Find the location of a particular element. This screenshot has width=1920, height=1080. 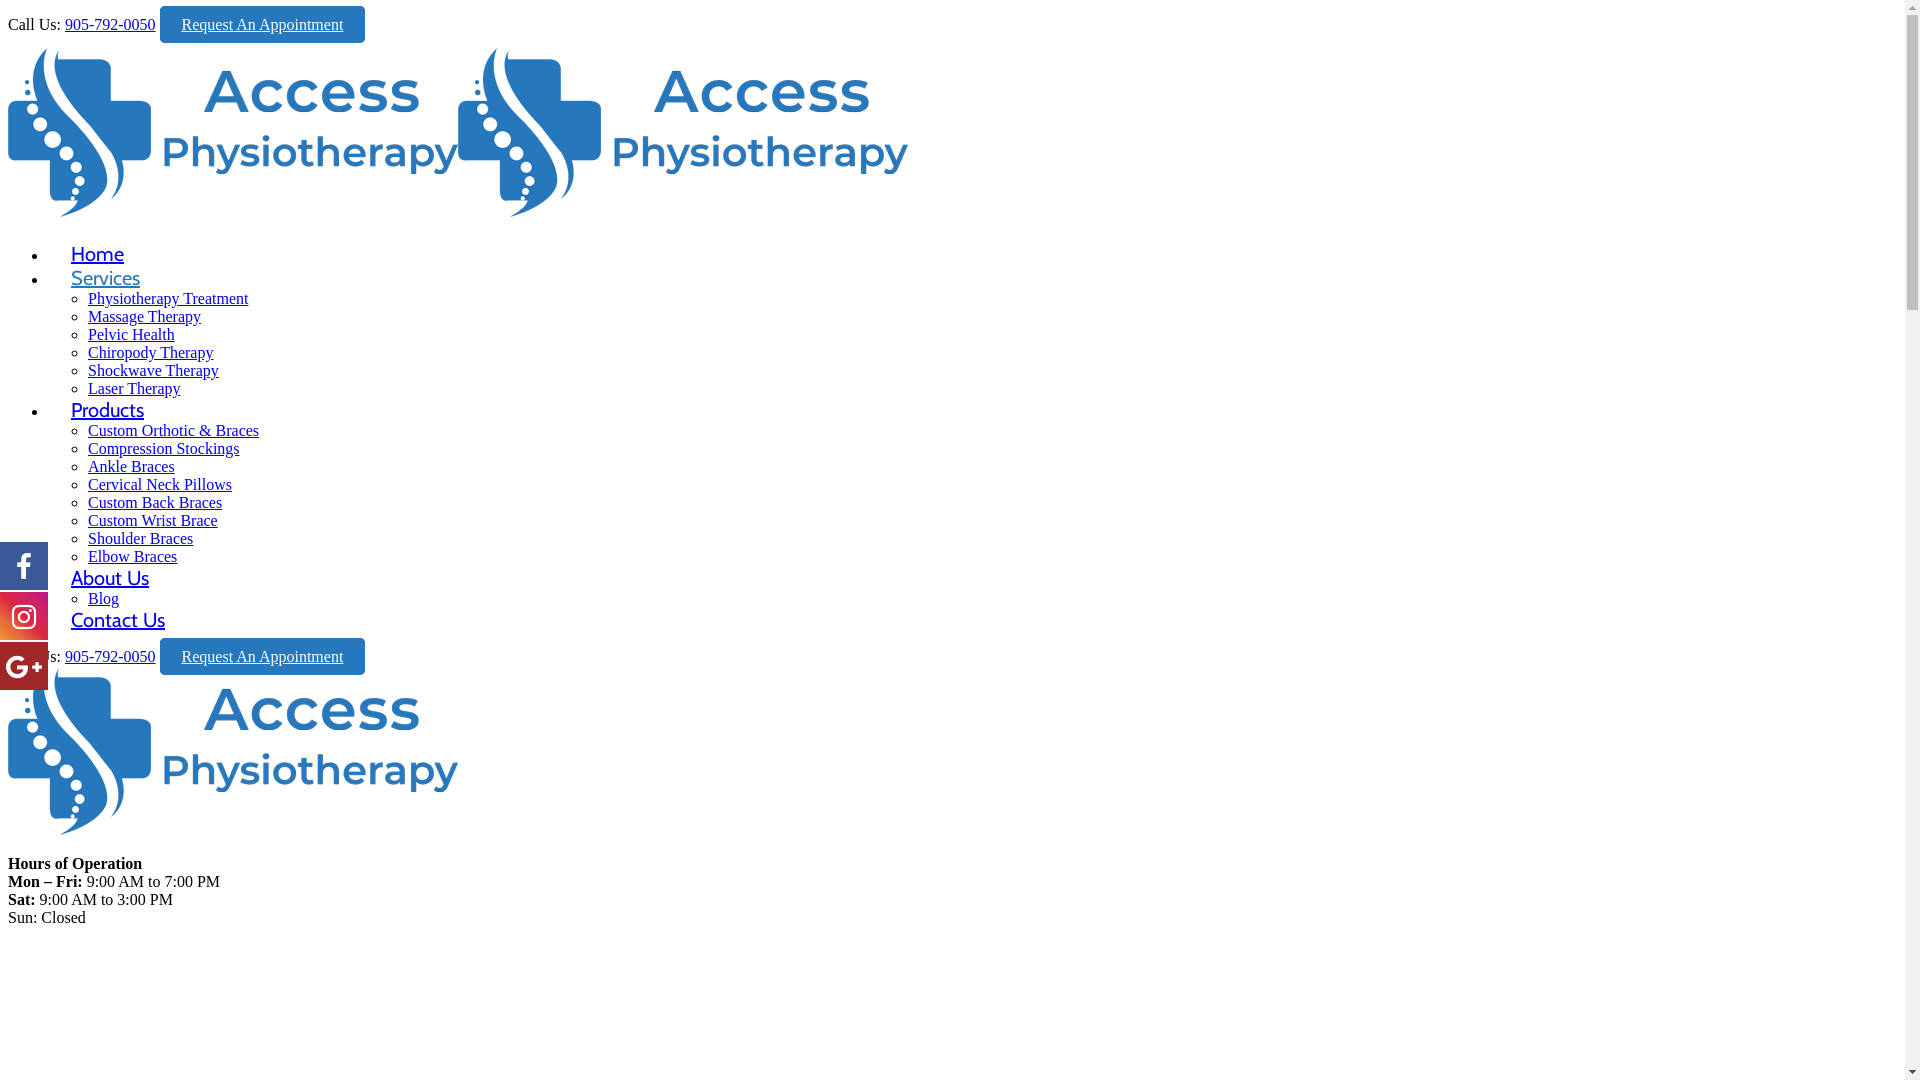

'Shockwave Therapy' is located at coordinates (86, 370).